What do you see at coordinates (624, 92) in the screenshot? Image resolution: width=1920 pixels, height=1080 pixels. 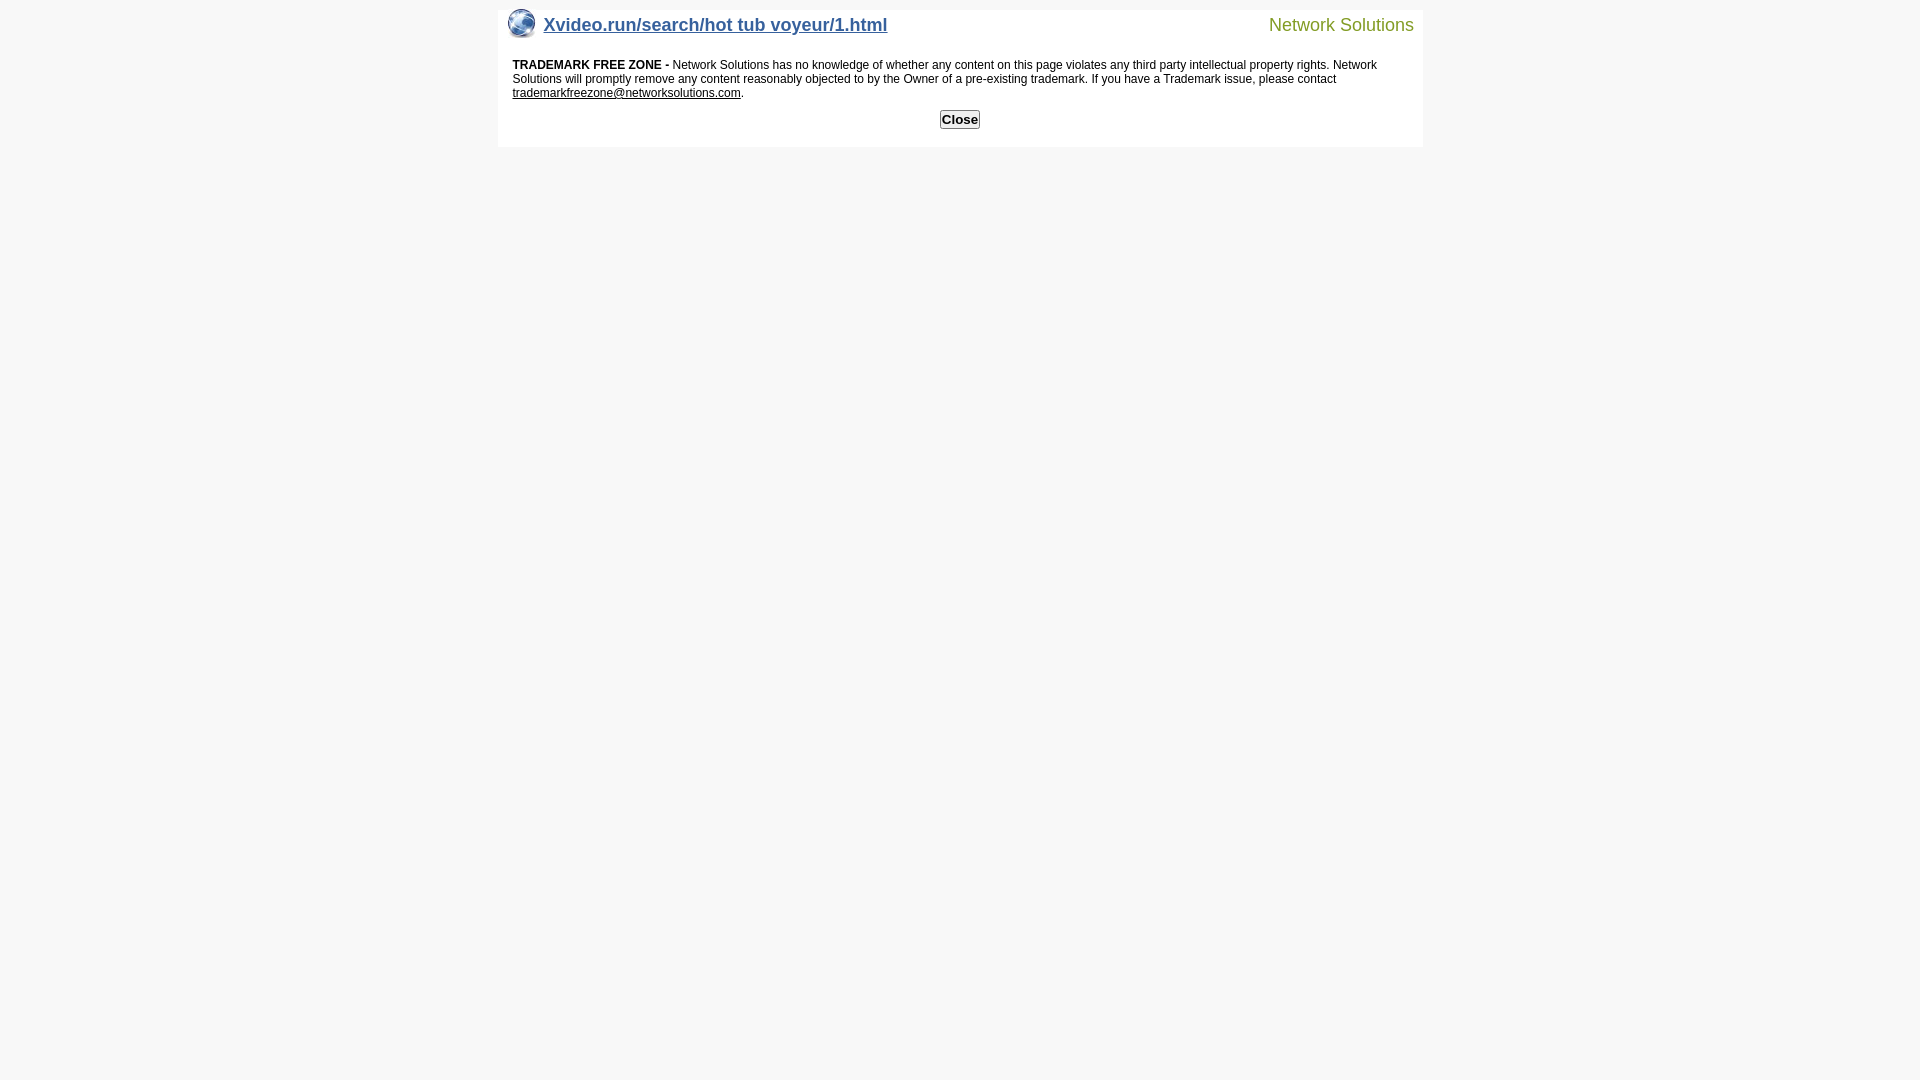 I see `'trademarkfreezone@networksolutions.com'` at bounding box center [624, 92].